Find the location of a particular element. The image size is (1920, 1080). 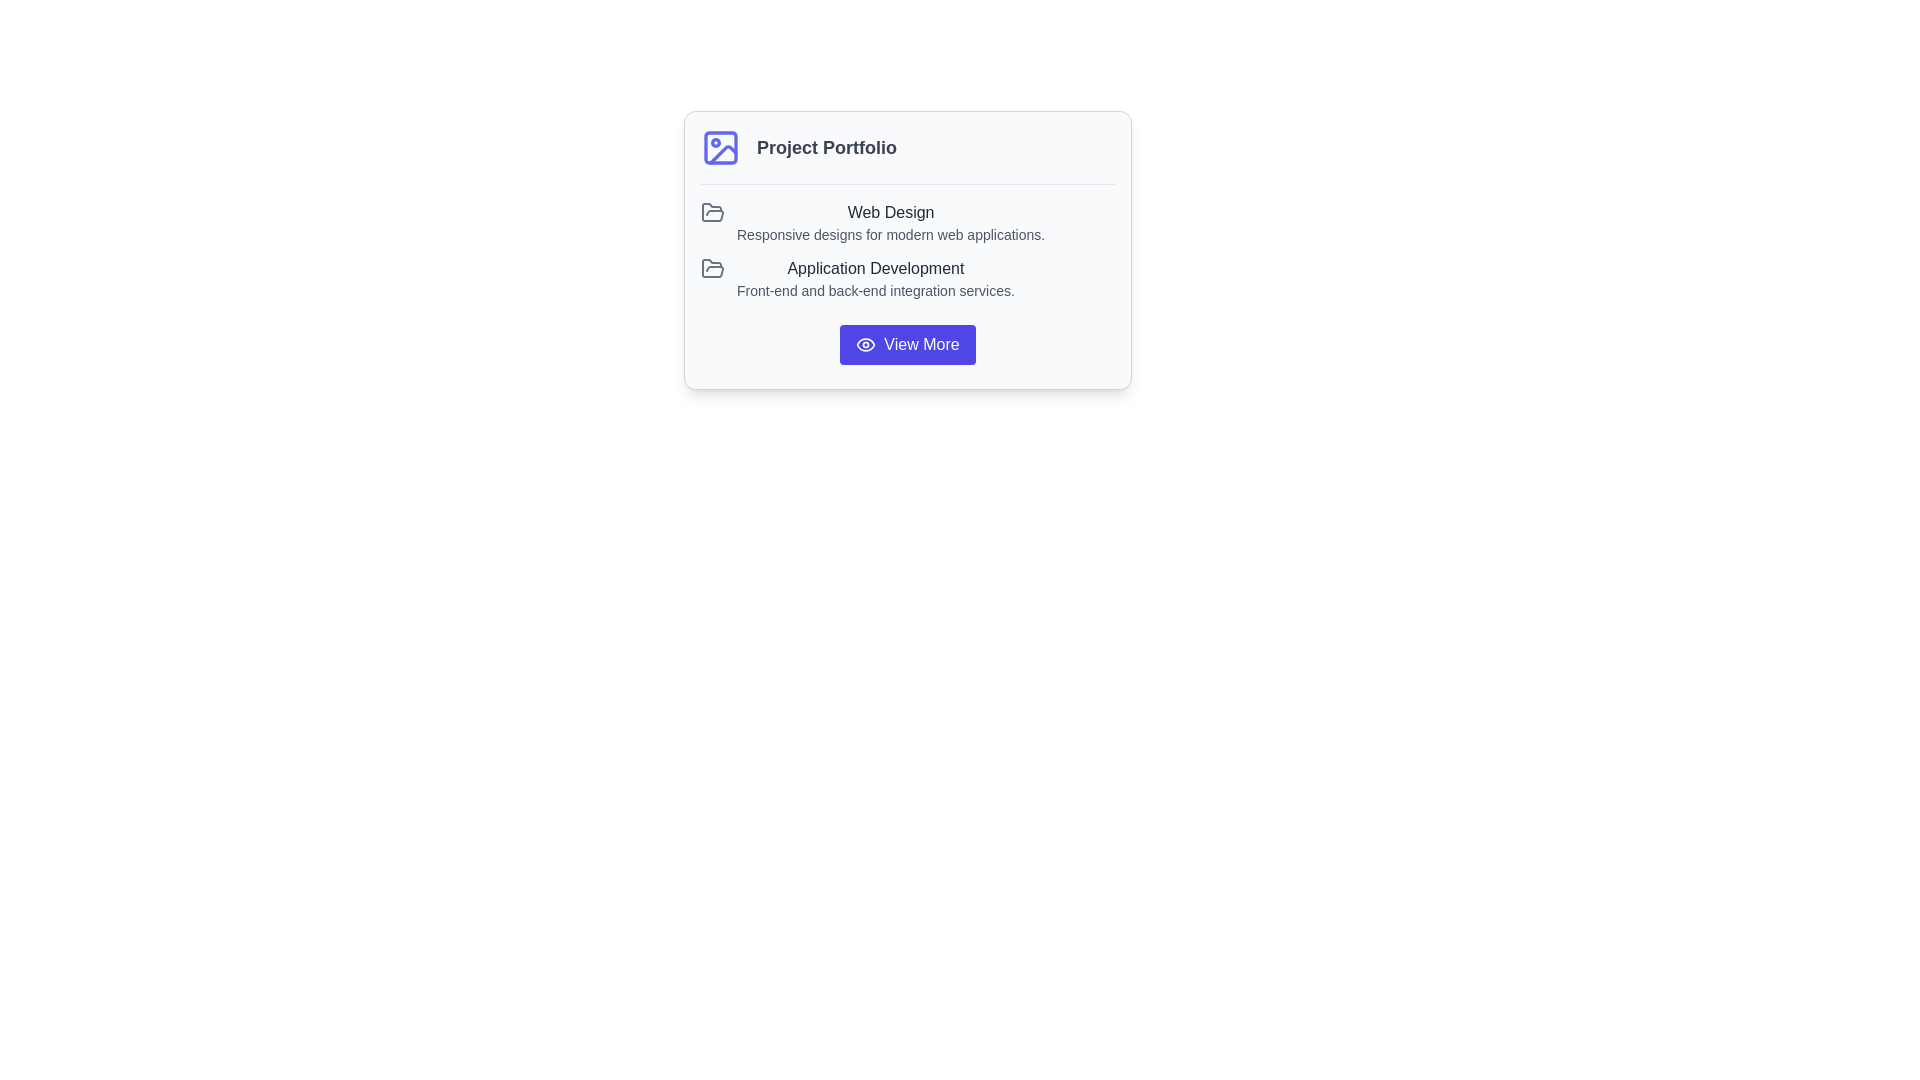

the button located at the bottom of the 'Project Portfolio' card is located at coordinates (906, 343).